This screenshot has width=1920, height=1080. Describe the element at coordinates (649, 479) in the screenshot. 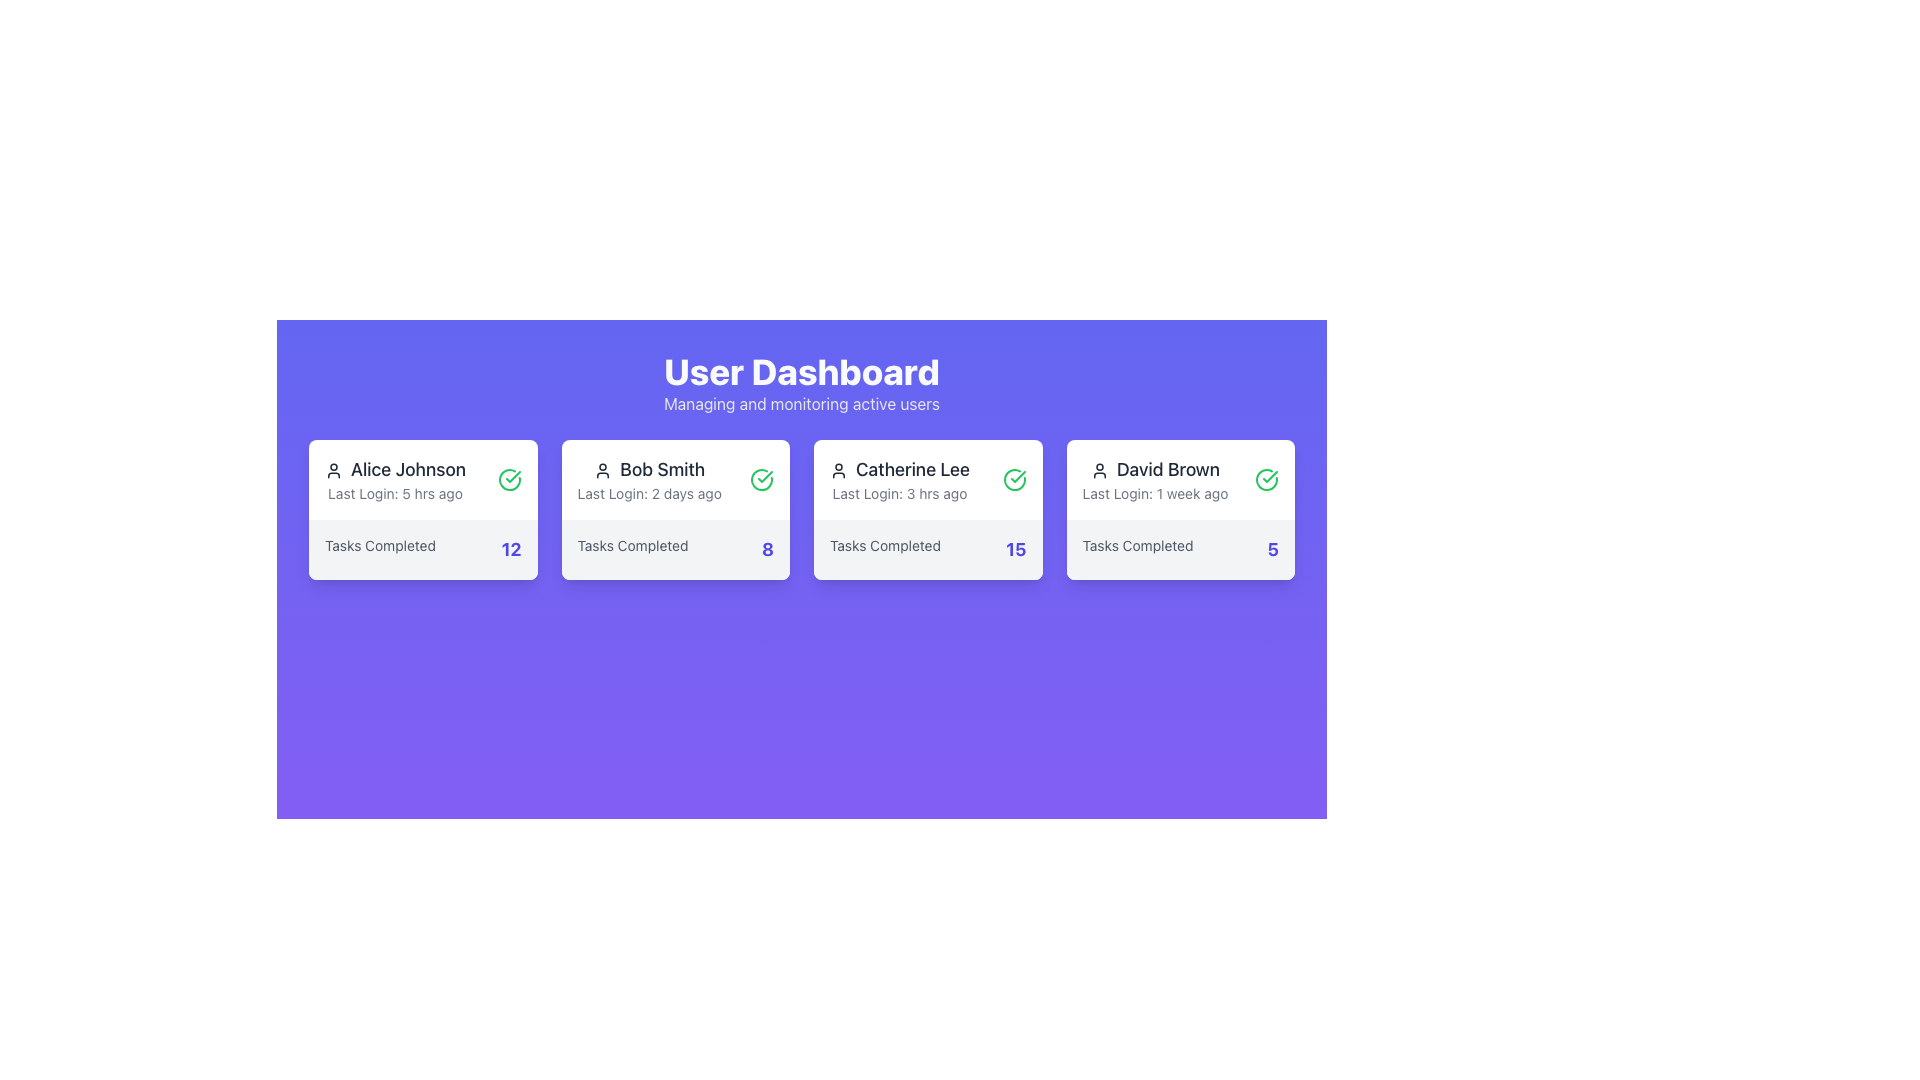

I see `the text display component that shows the user's name and last login time, located in the second card on the dashboard` at that location.